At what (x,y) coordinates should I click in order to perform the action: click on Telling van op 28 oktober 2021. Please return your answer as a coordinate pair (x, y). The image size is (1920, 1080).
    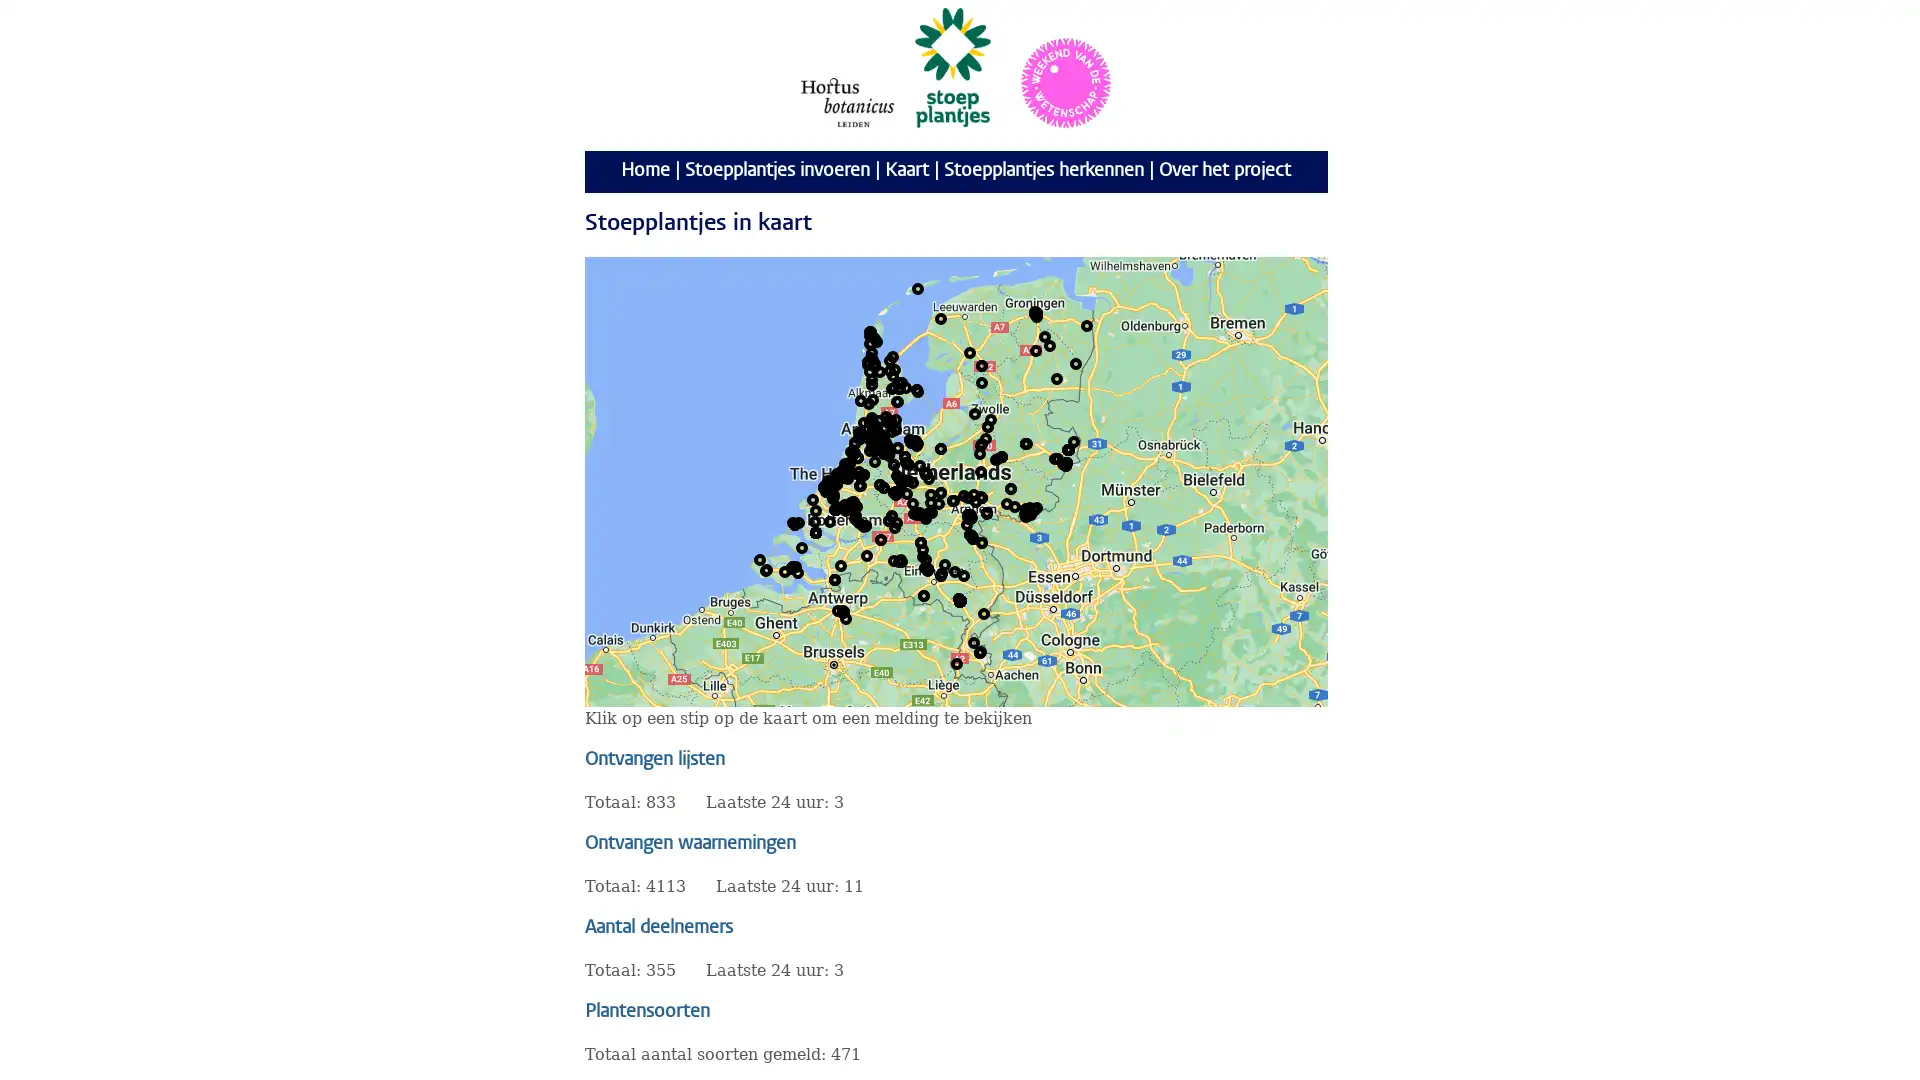
    Looking at the image, I should click on (843, 608).